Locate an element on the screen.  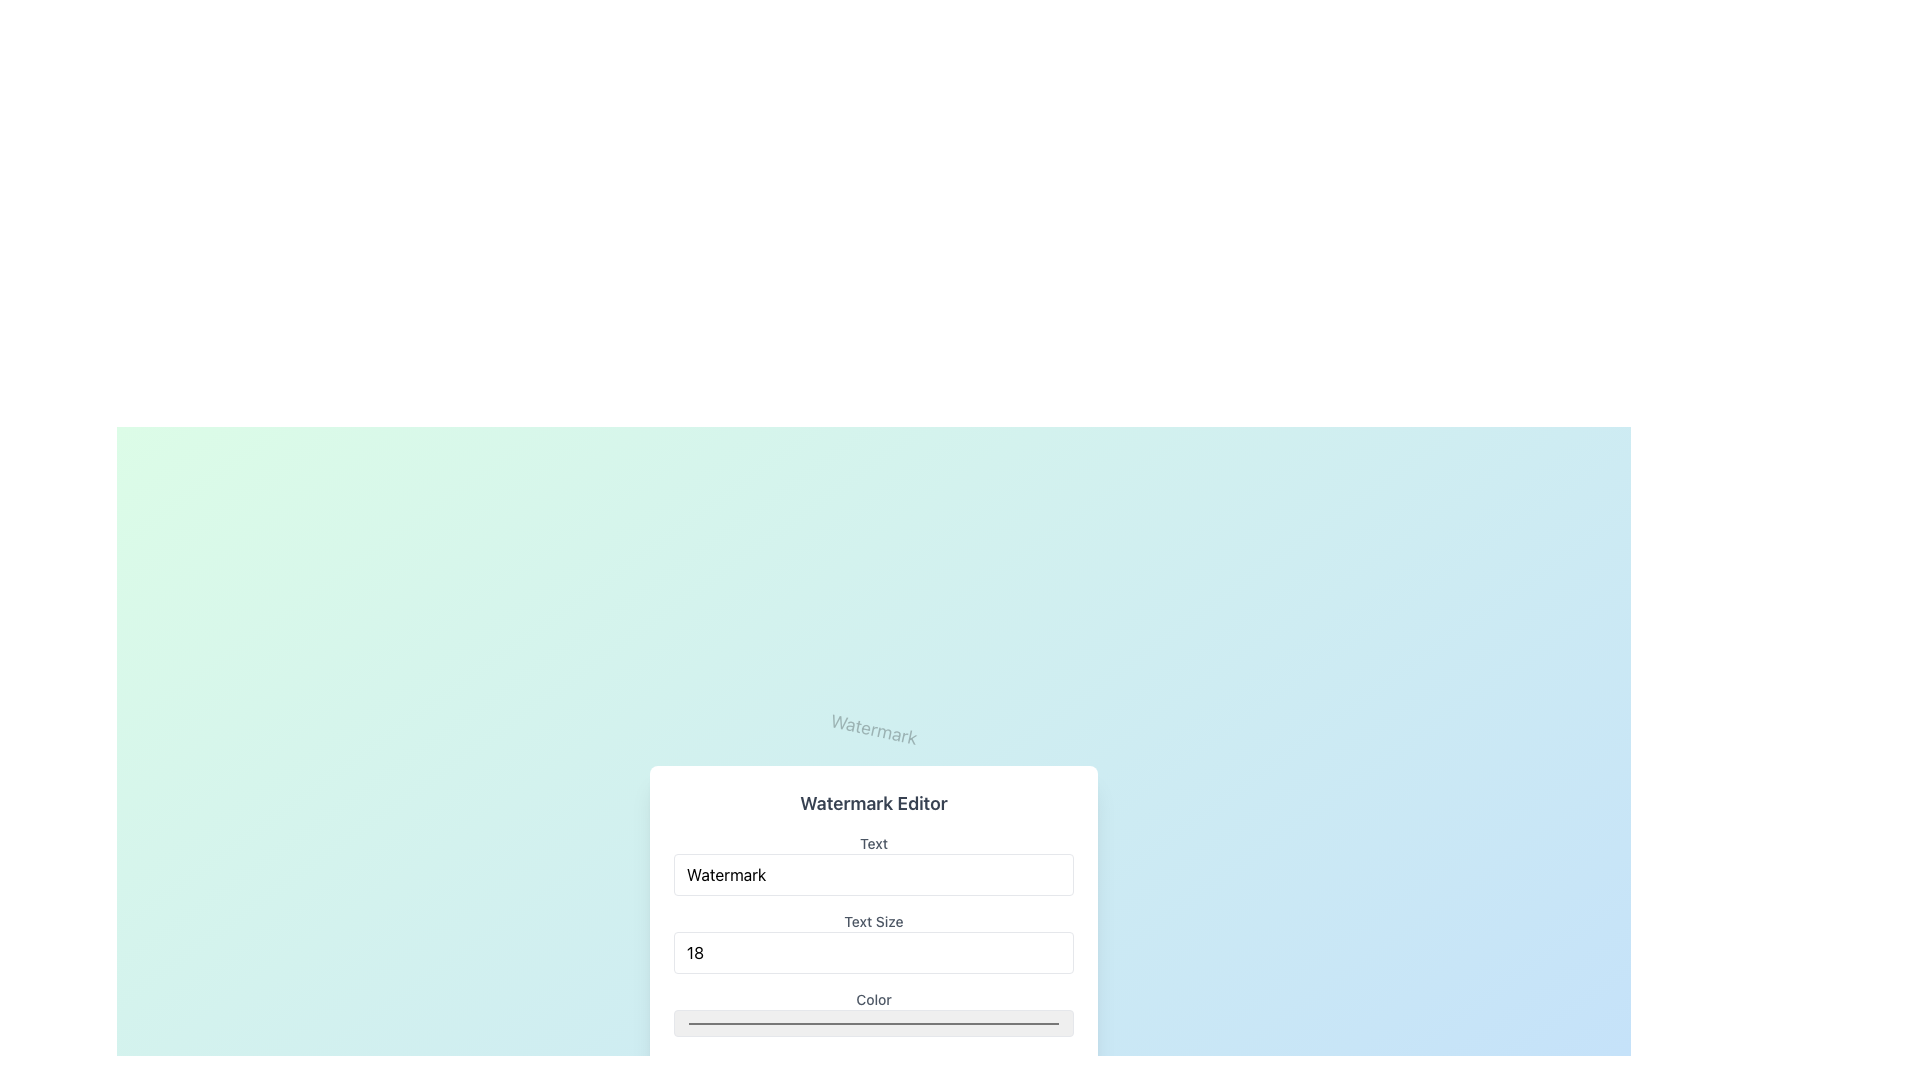
the 'Watermark' text label, which is a single word in medium-sized serif font, black and slightly transparent, angled at 12 degrees, centrally located in the watermark editor interface is located at coordinates (873, 729).